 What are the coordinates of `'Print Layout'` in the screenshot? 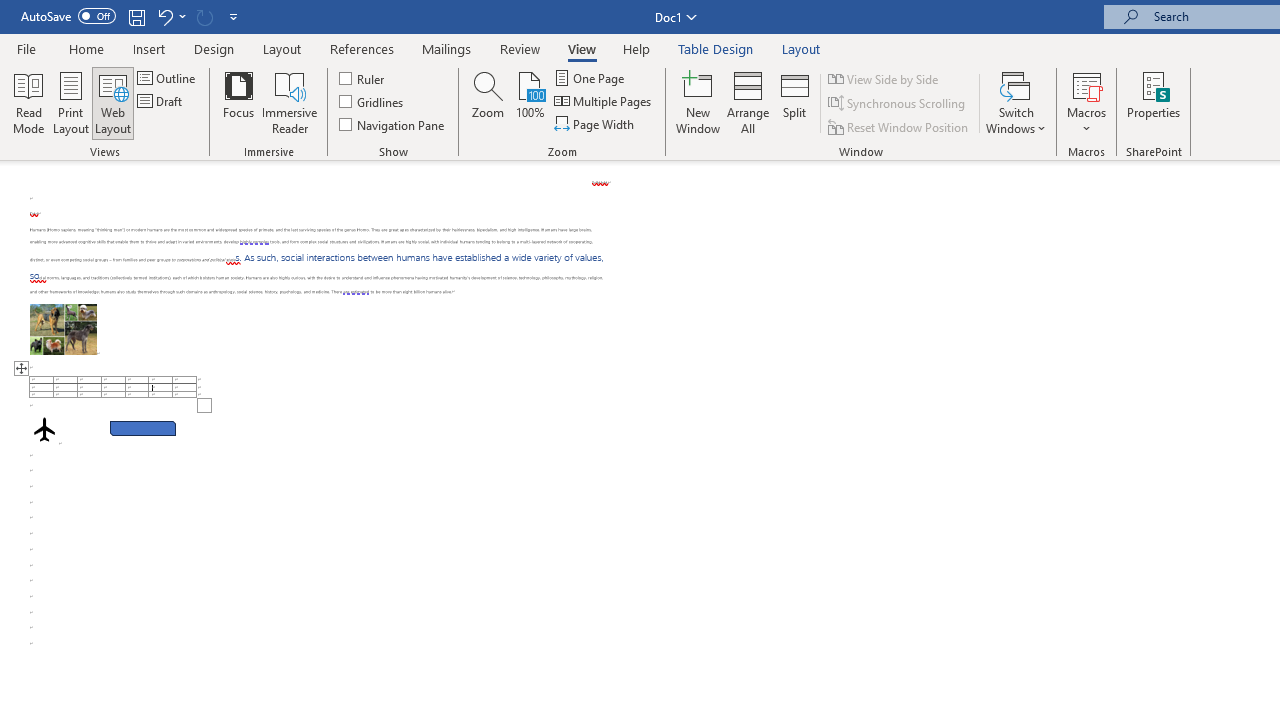 It's located at (71, 103).